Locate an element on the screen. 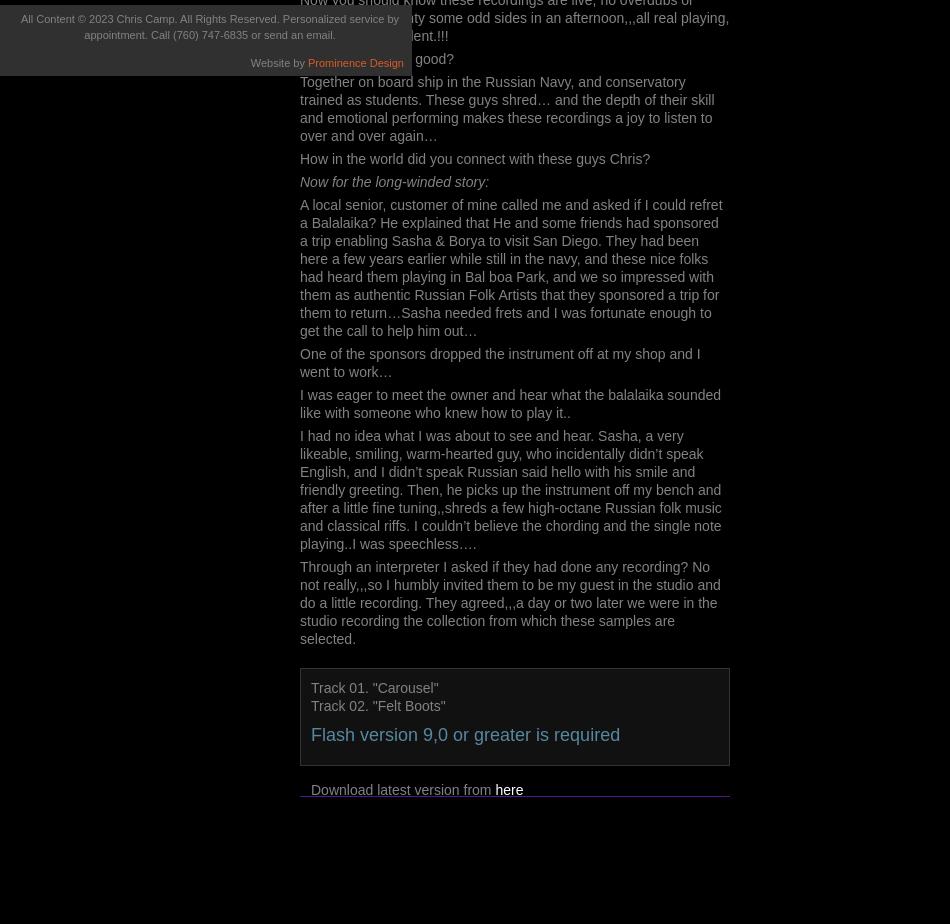 The image size is (950, 924). 'You have no flash plugin installed' is located at coordinates (428, 772).